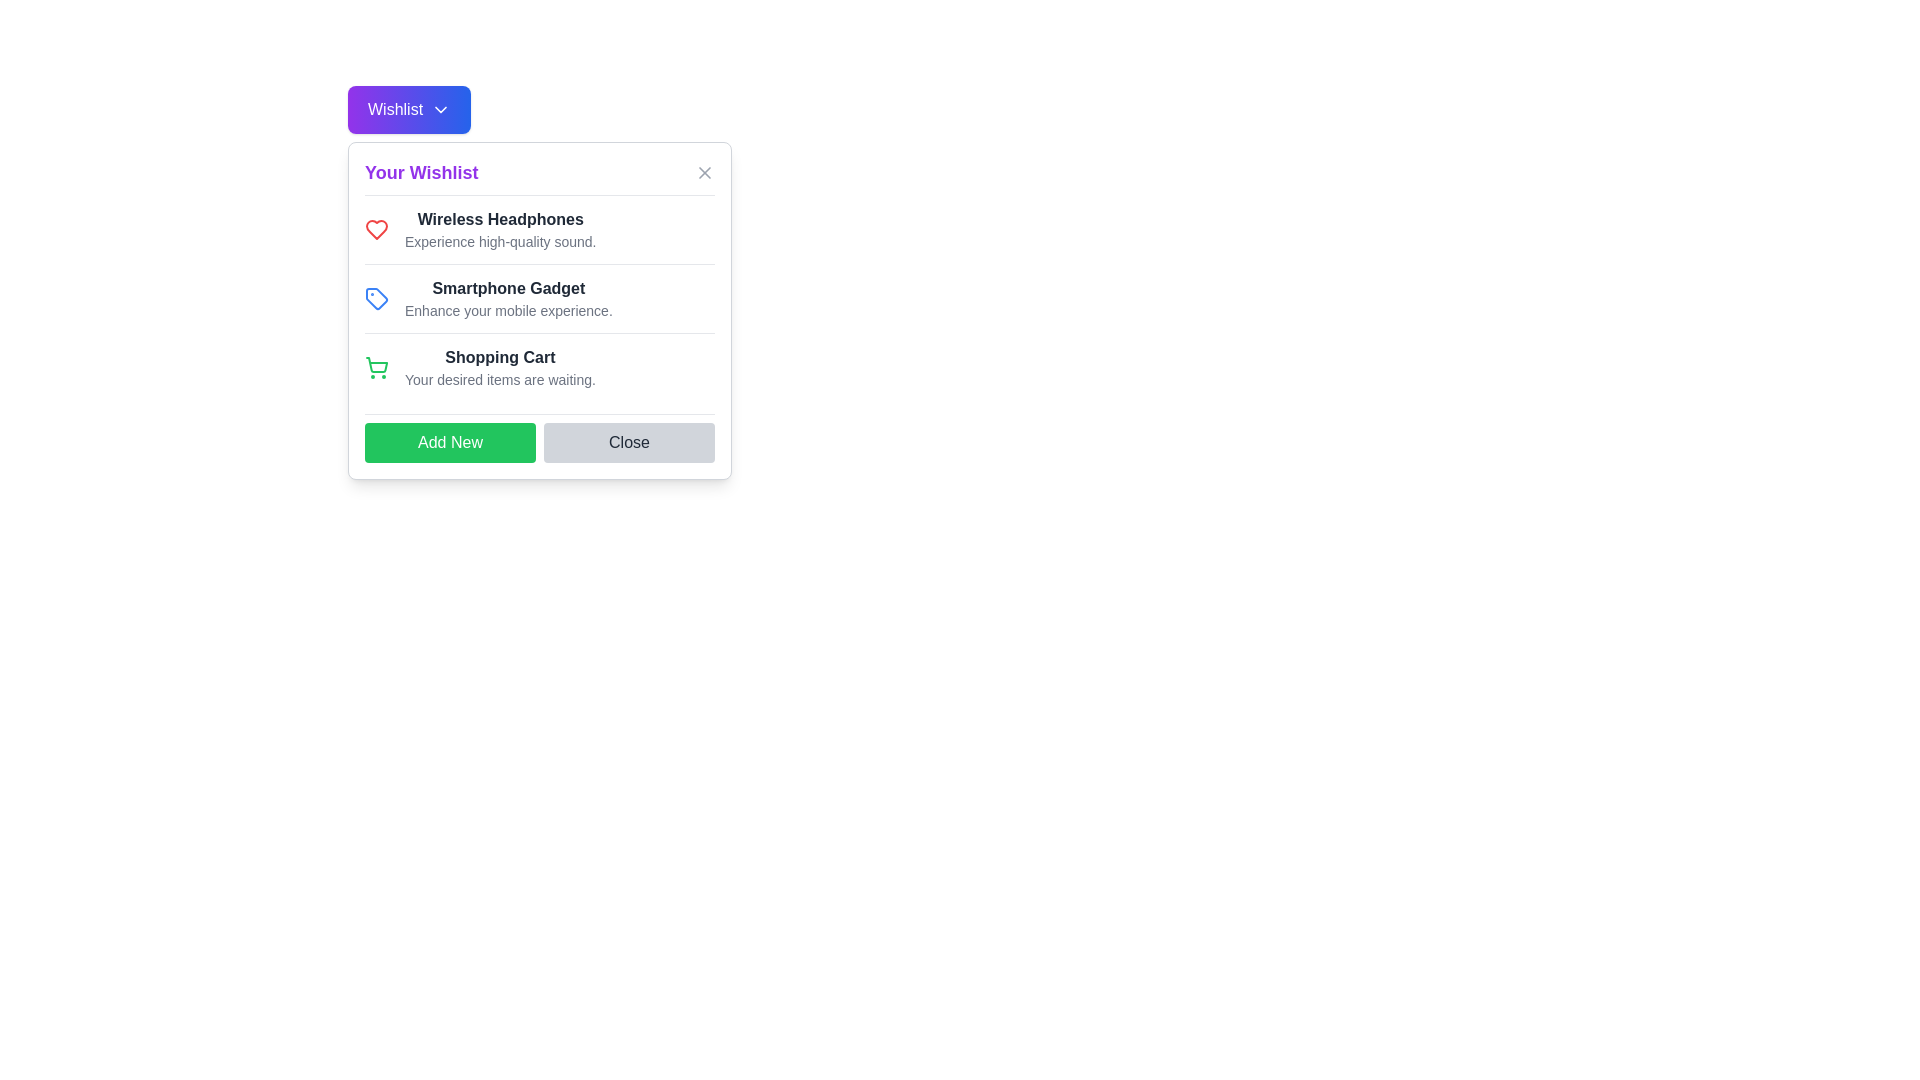 The width and height of the screenshot is (1920, 1080). Describe the element at coordinates (539, 297) in the screenshot. I see `text of the 'Smartphone Gadget' list item, which is the second item in the 'Your Wishlist' modal` at that location.